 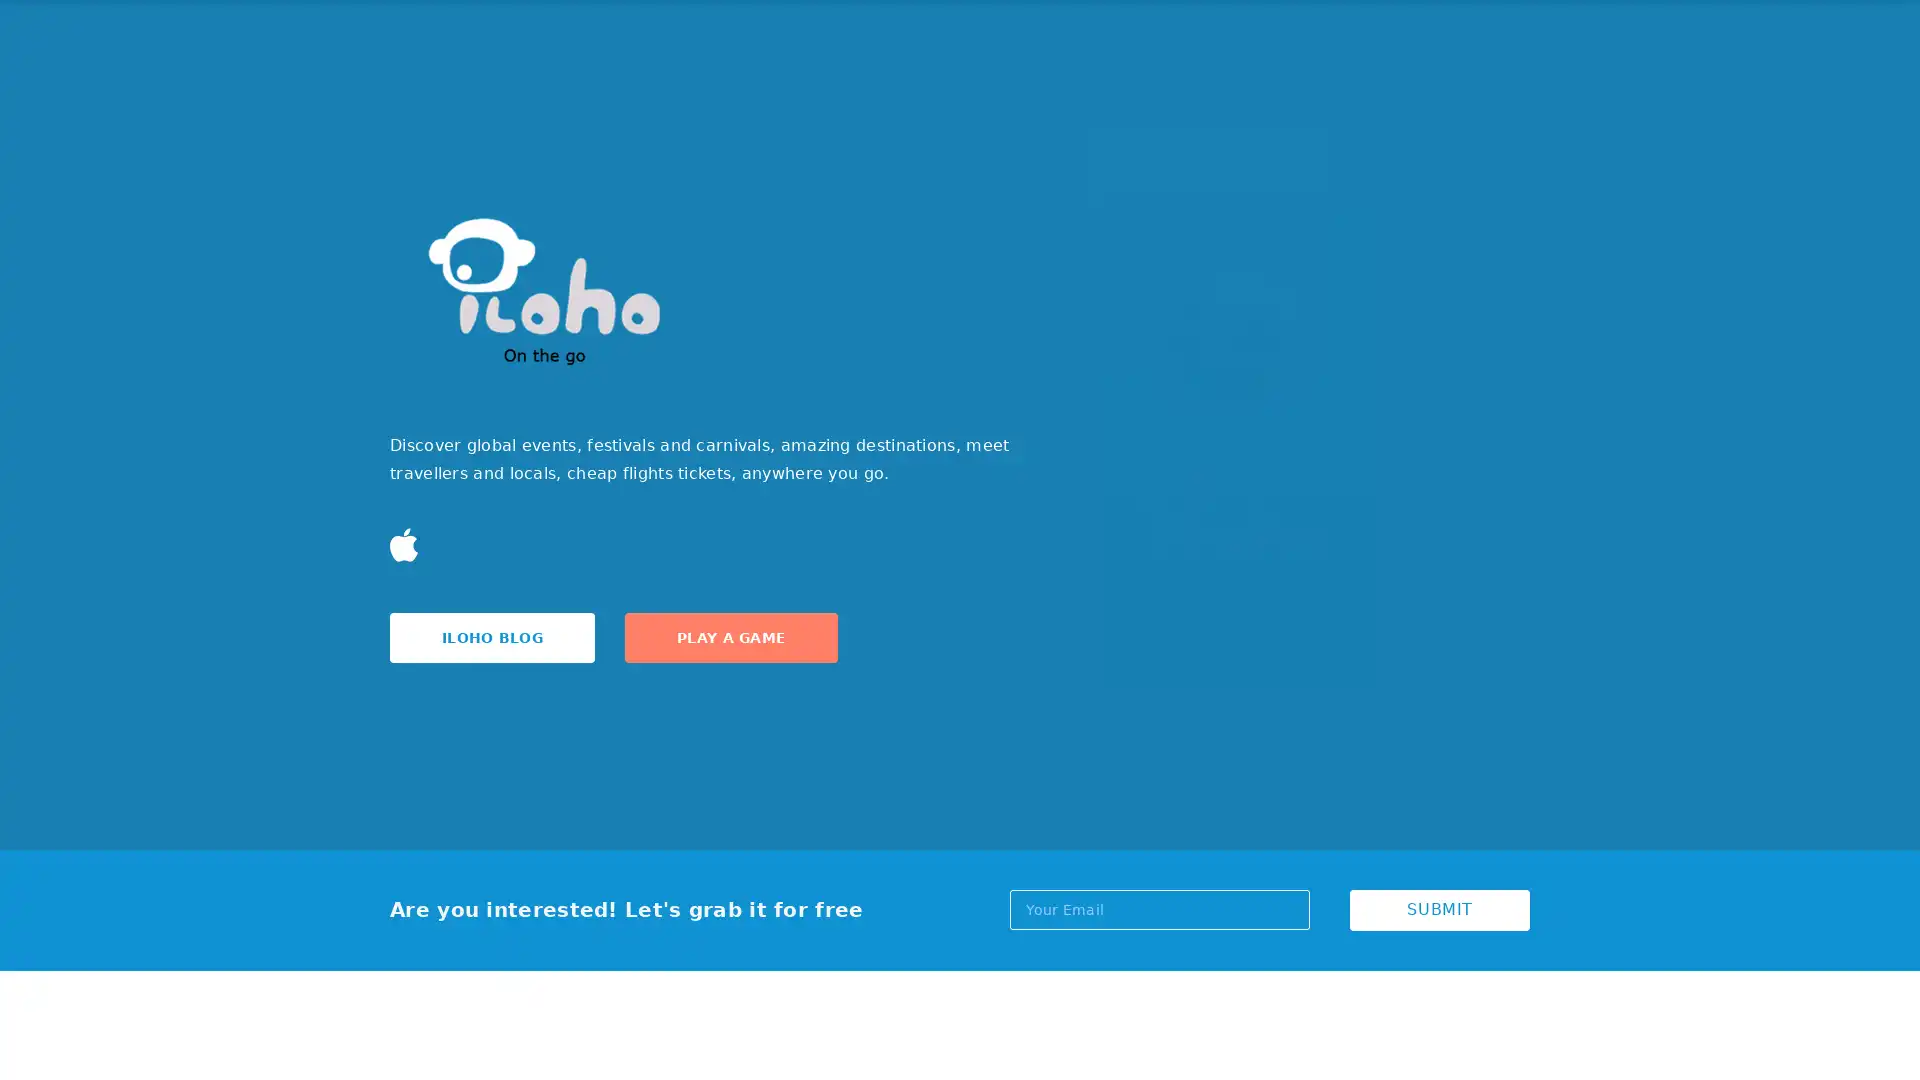 I want to click on SUBMIT, so click(x=1440, y=910).